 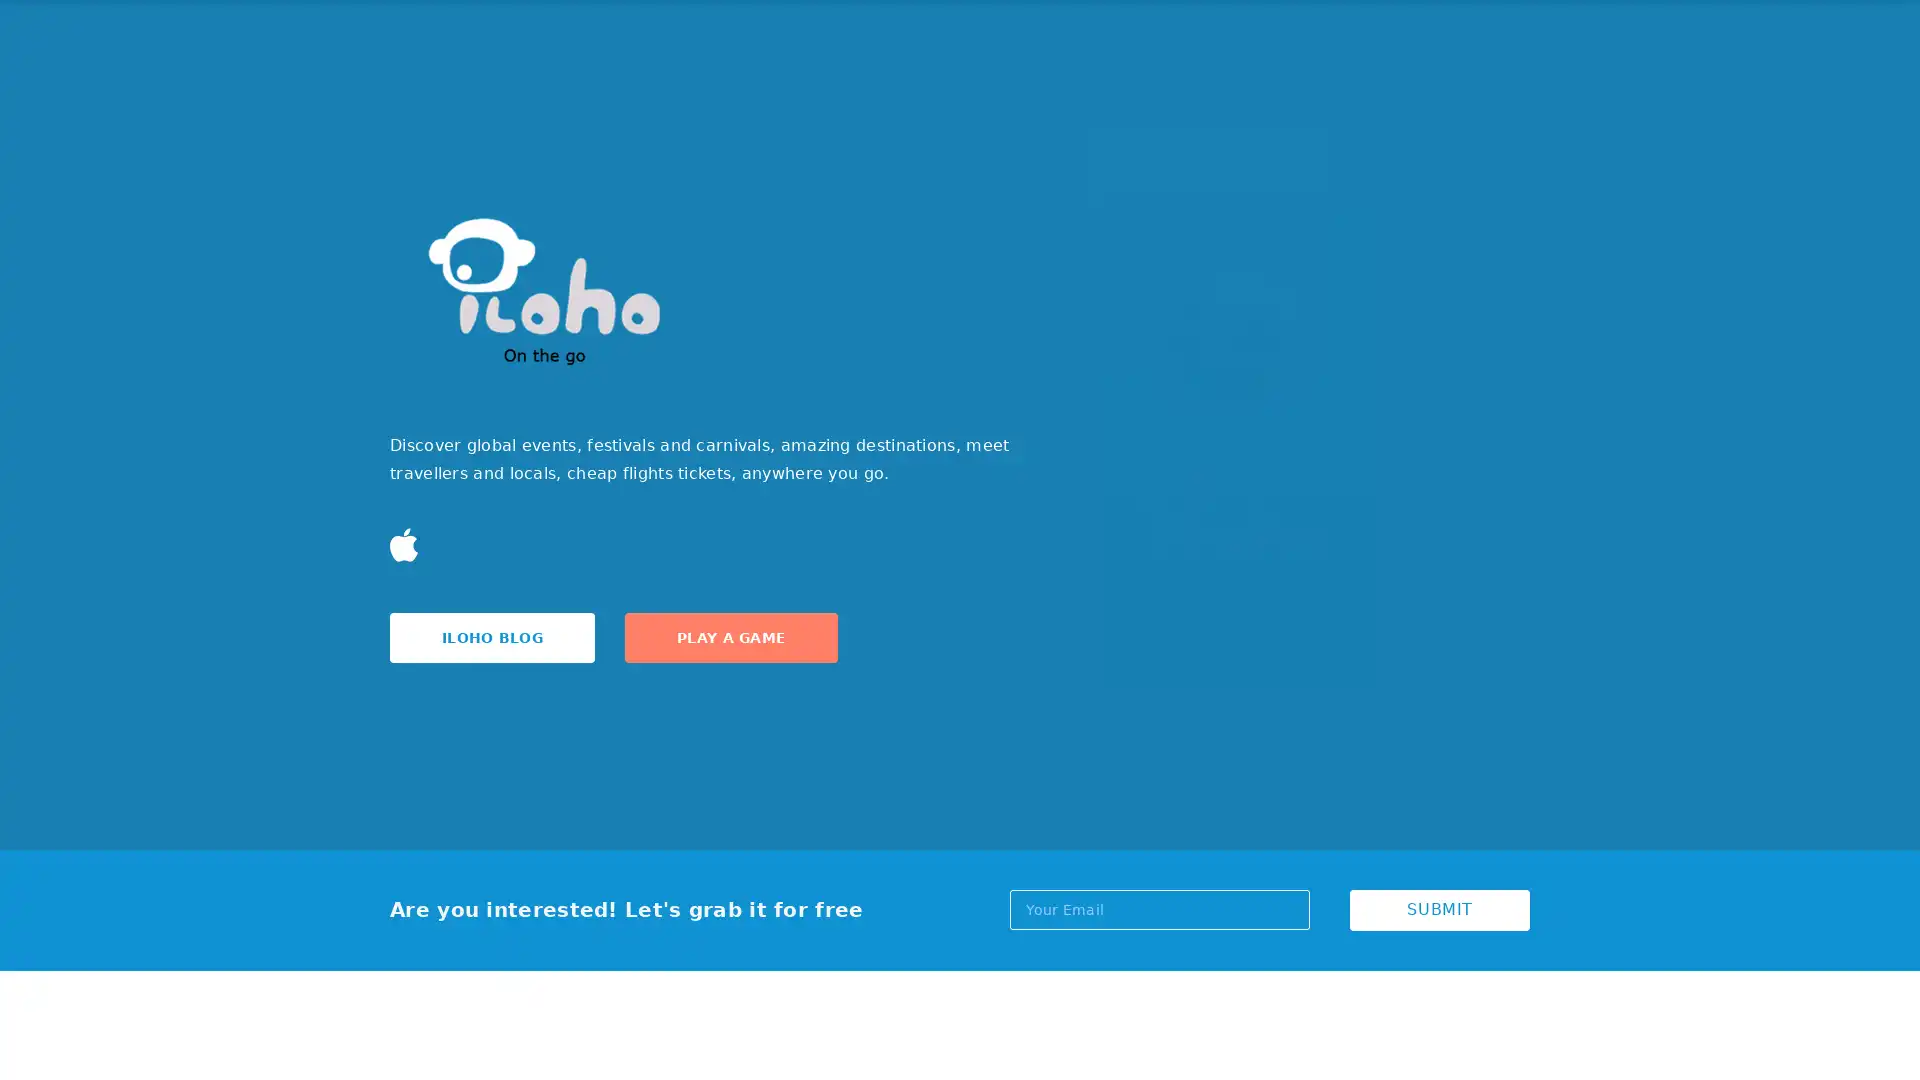 I want to click on SUBMIT, so click(x=1440, y=910).